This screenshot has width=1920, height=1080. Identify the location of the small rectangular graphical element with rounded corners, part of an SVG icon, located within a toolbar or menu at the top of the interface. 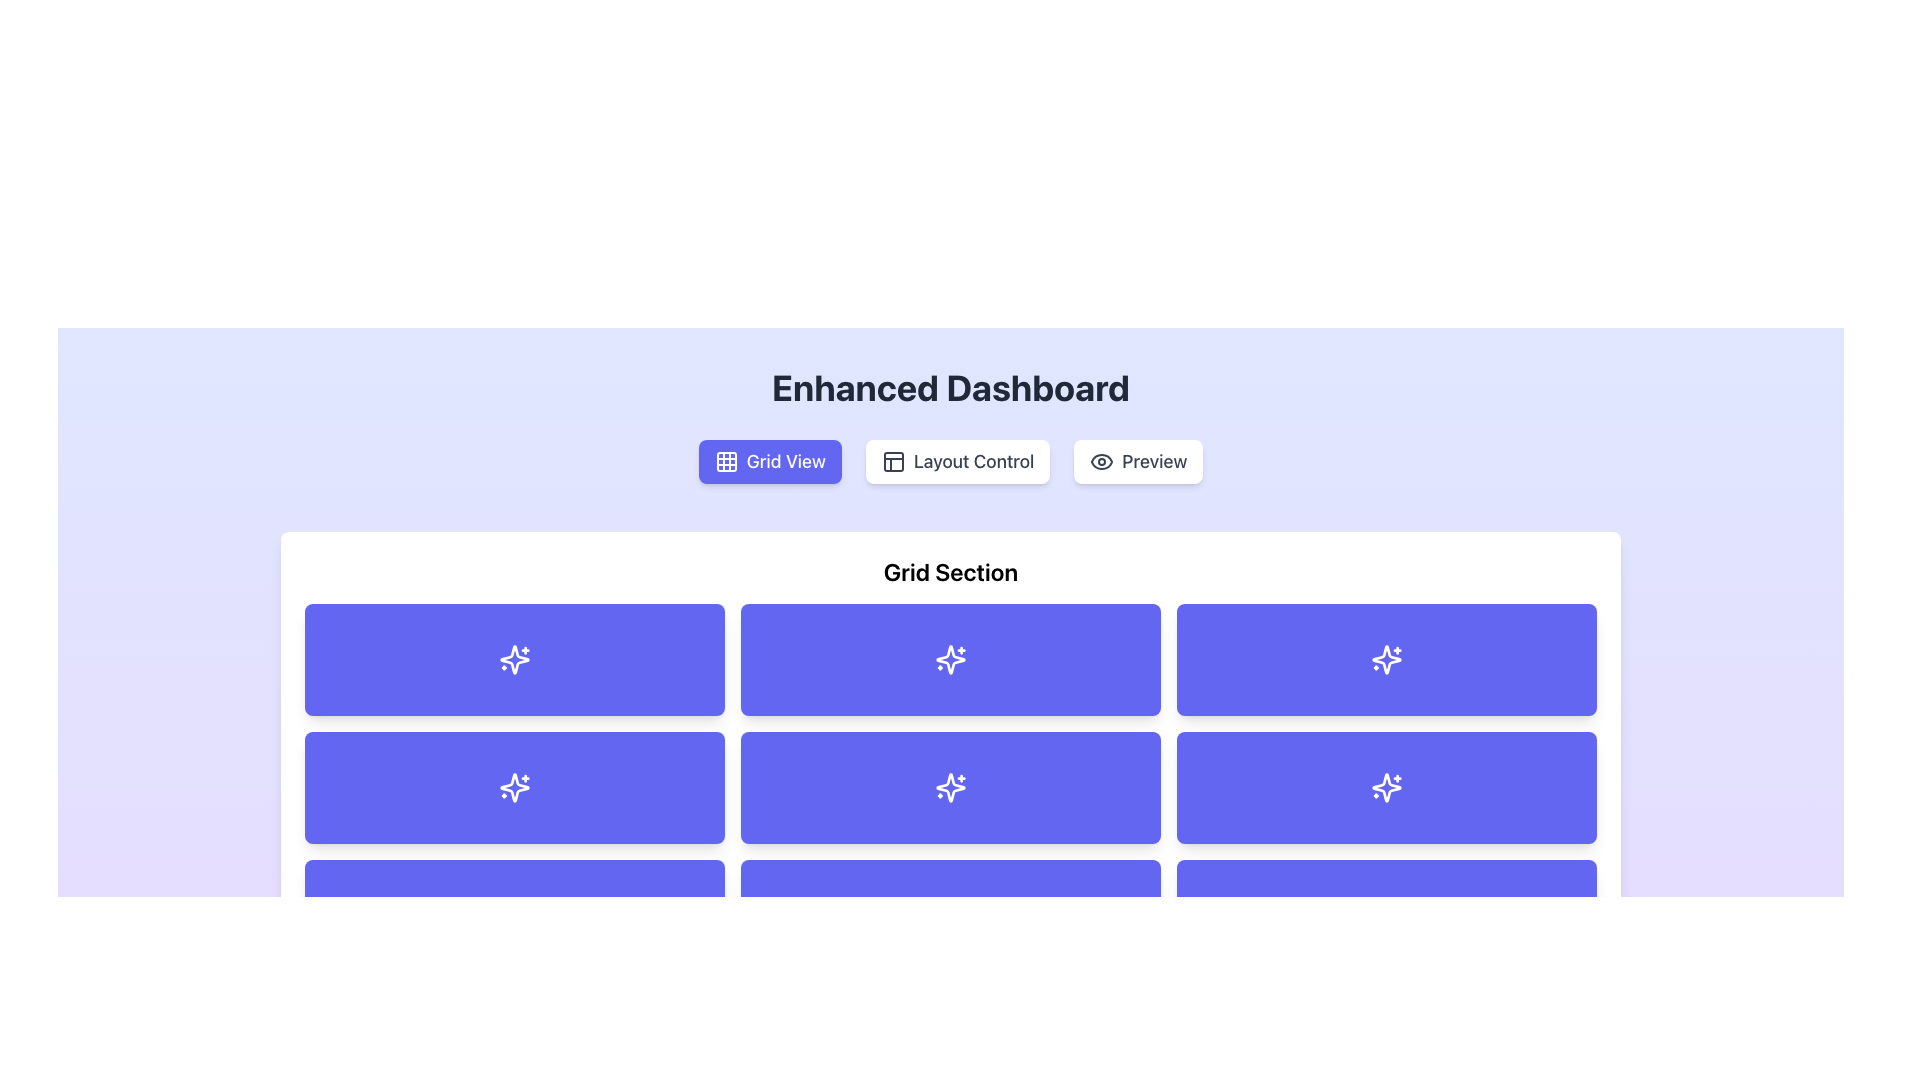
(892, 462).